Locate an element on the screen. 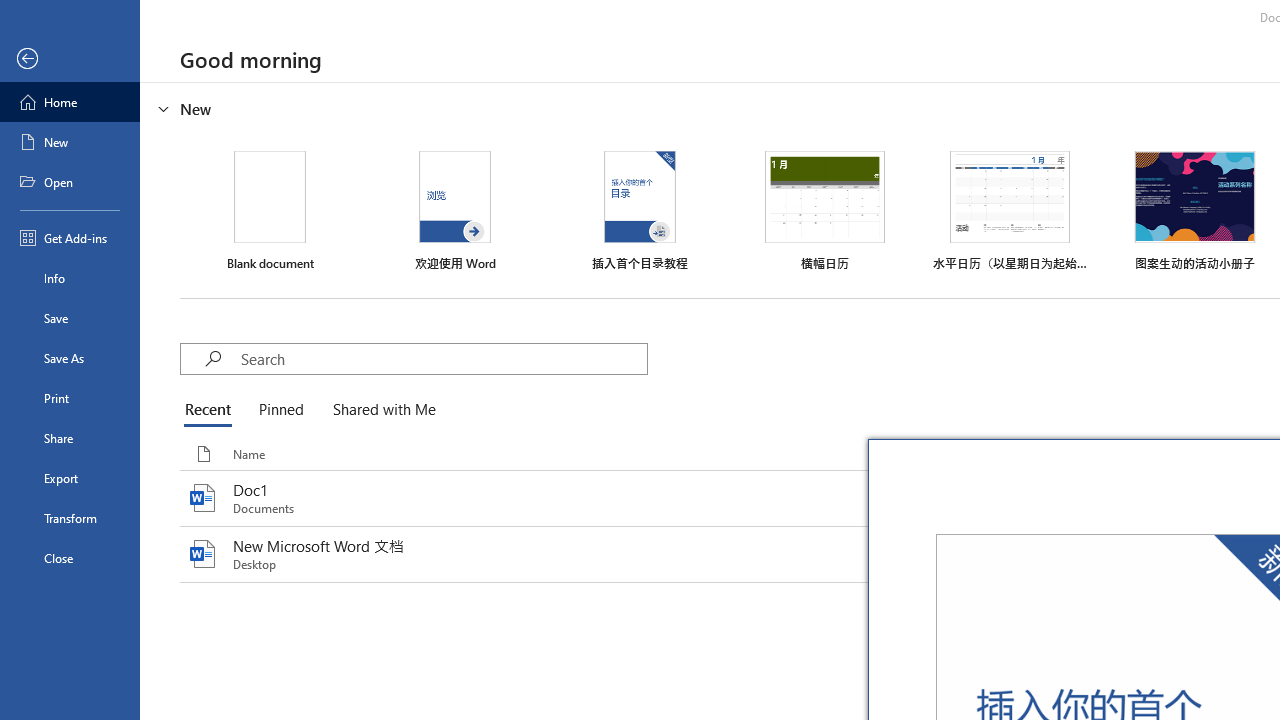 This screenshot has width=1280, height=720. 'New' is located at coordinates (69, 140).